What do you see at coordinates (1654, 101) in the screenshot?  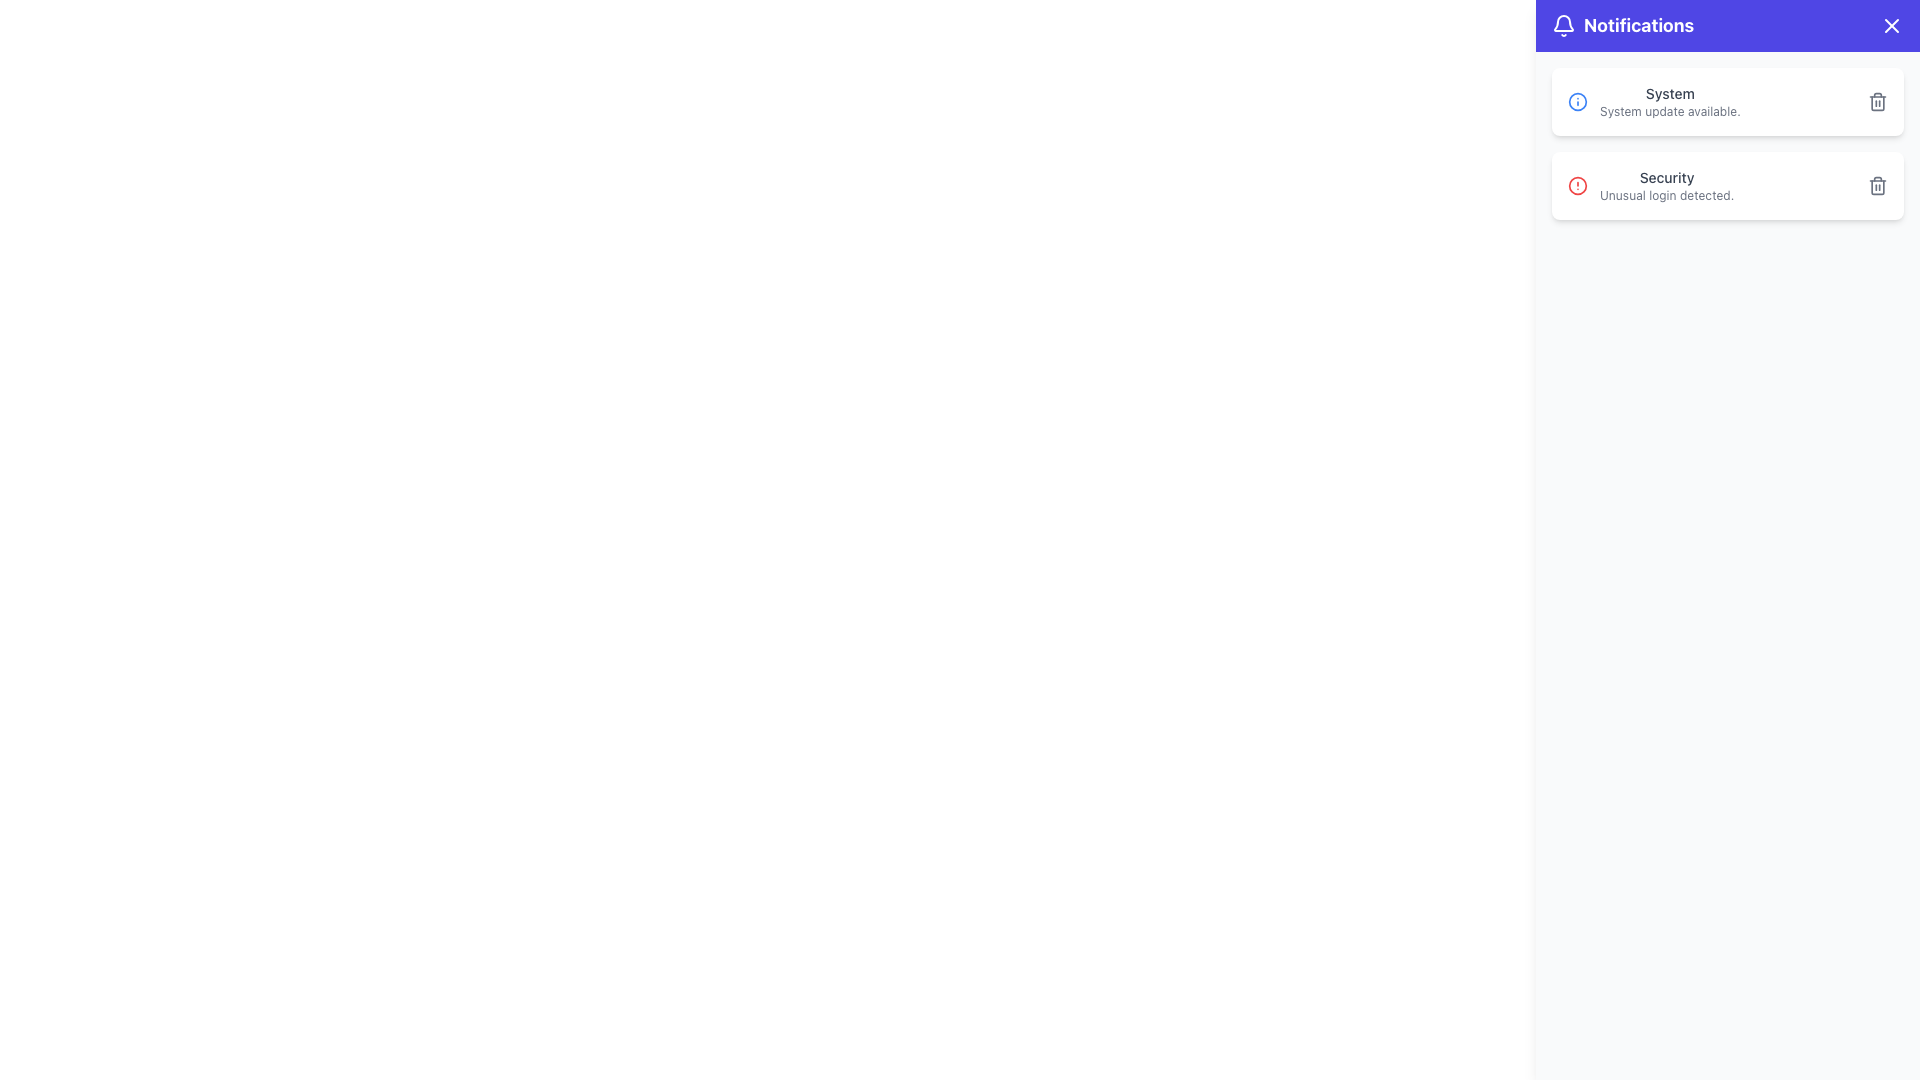 I see `the first notification item in the notification list, which features a blue circular icon with an 'i' and text indicating a system update is available` at bounding box center [1654, 101].